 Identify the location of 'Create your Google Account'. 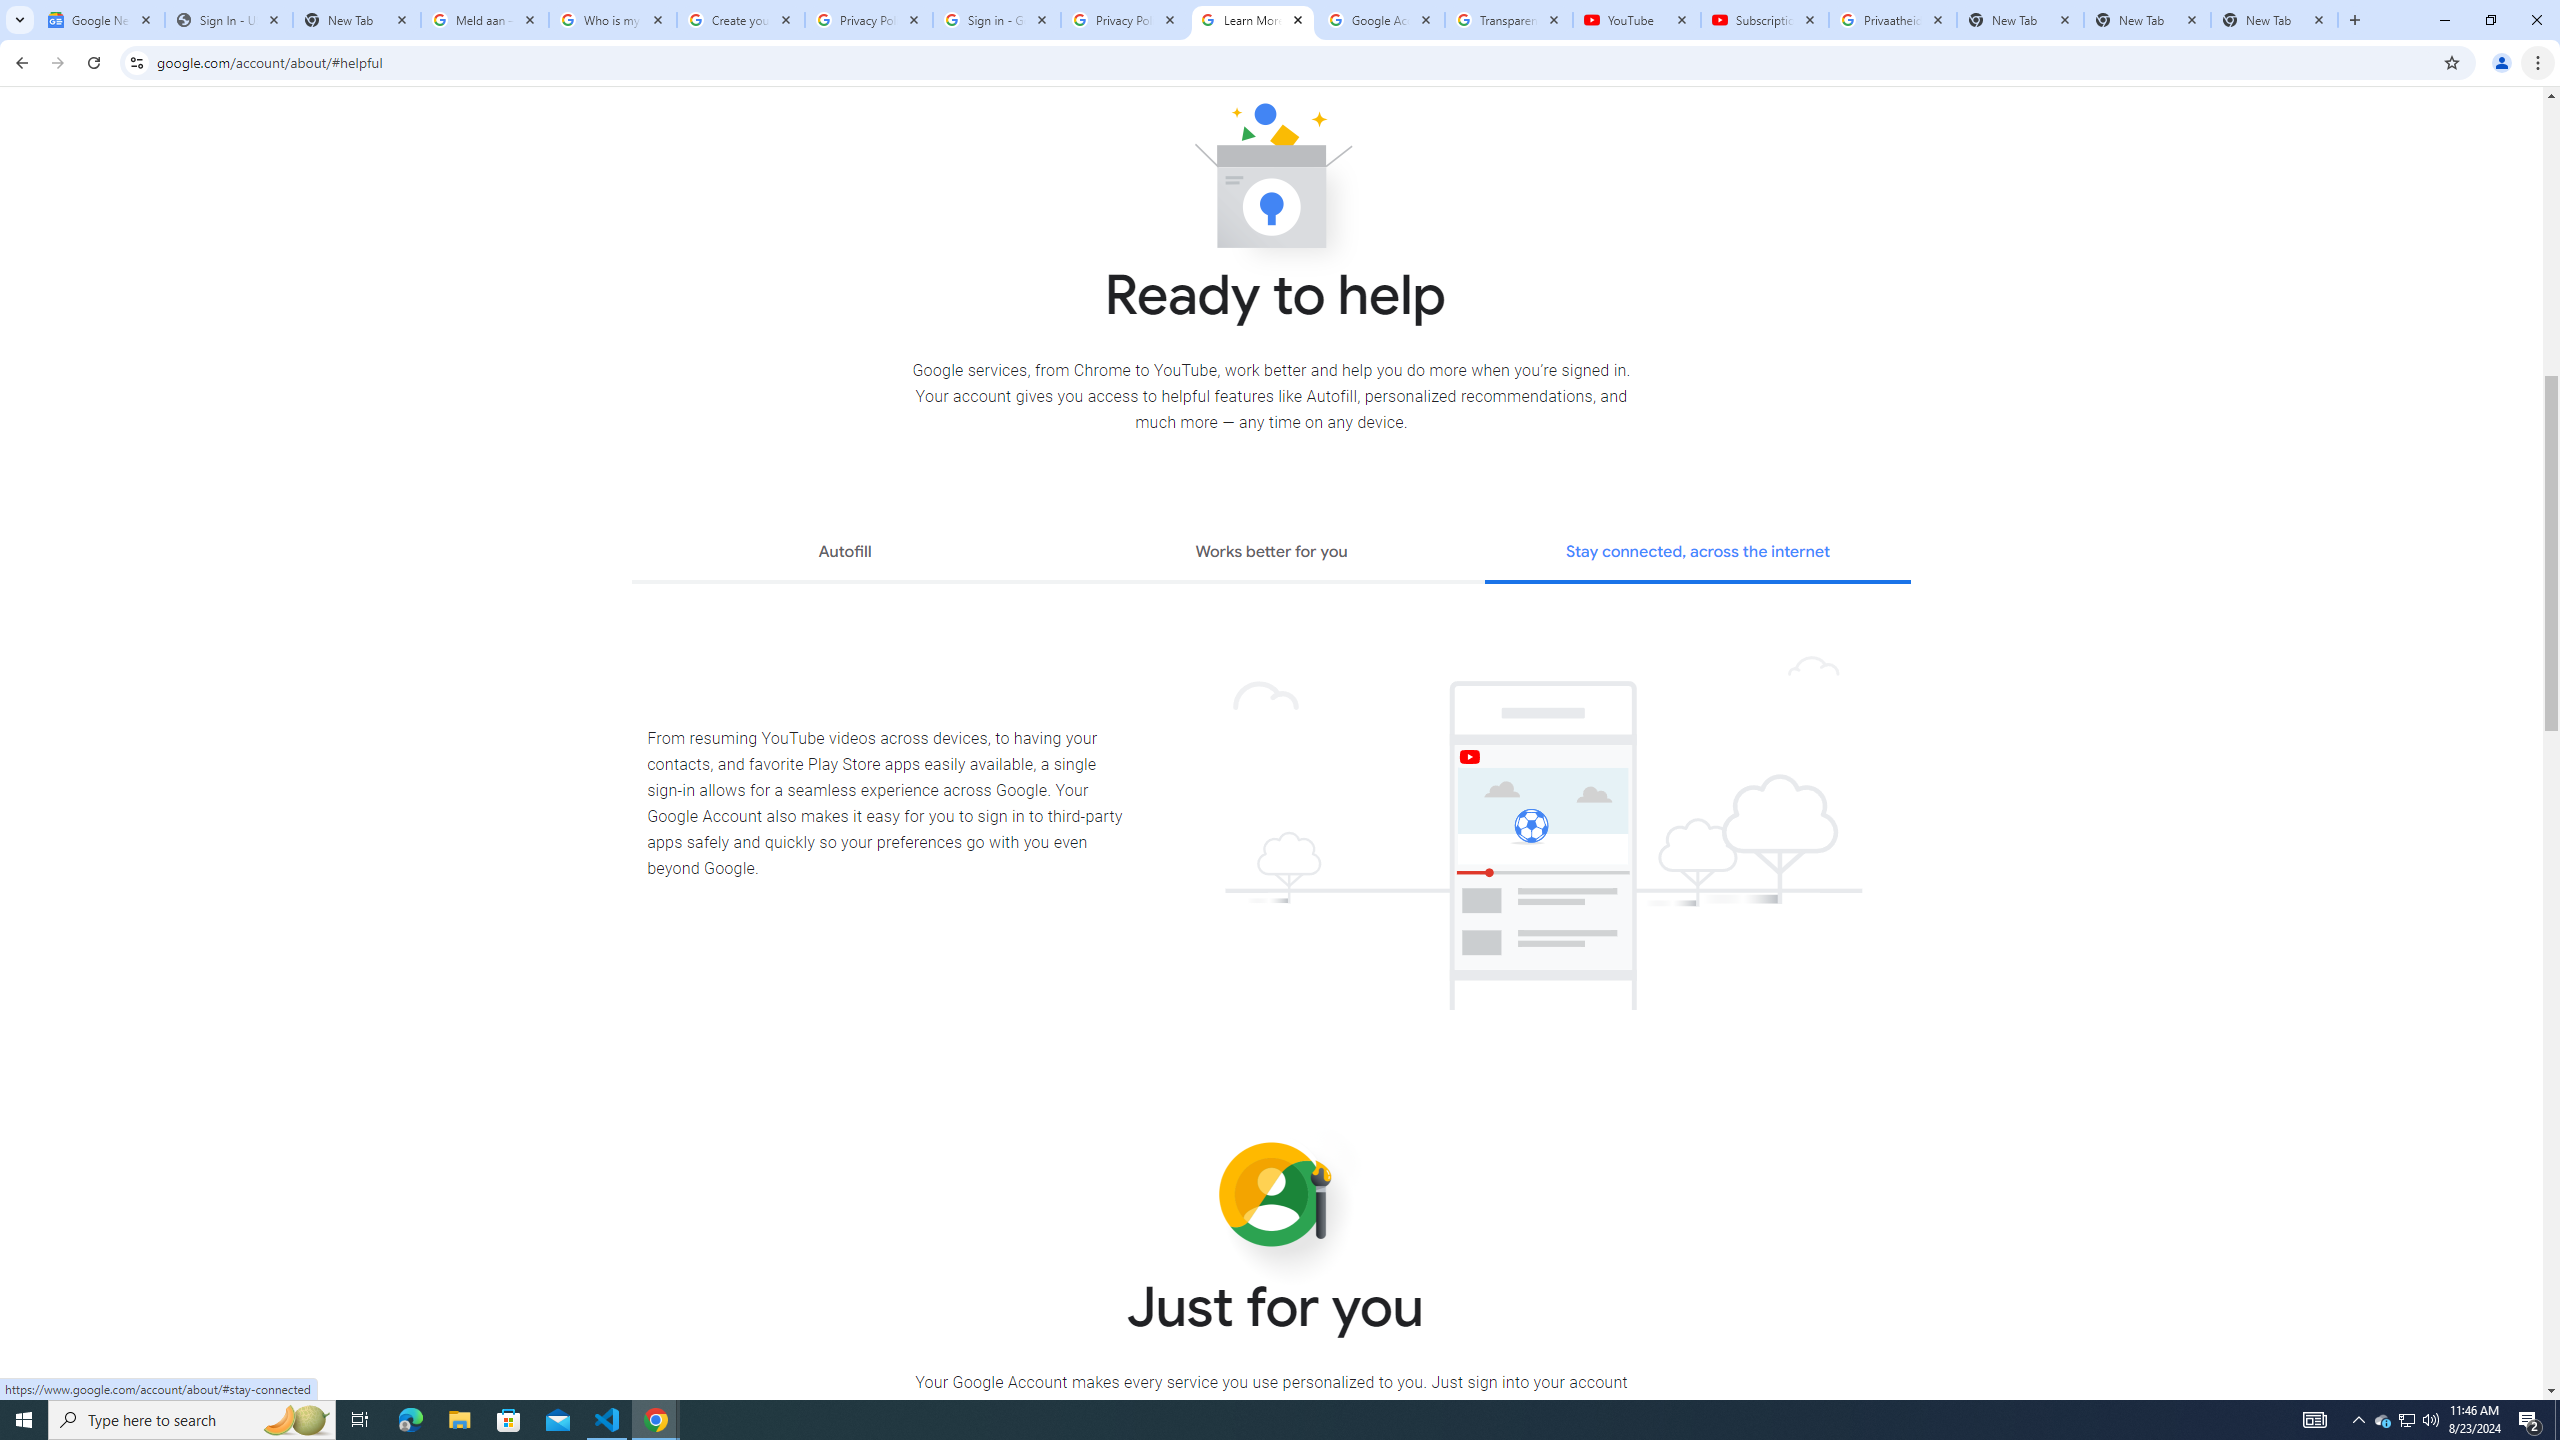
(741, 19).